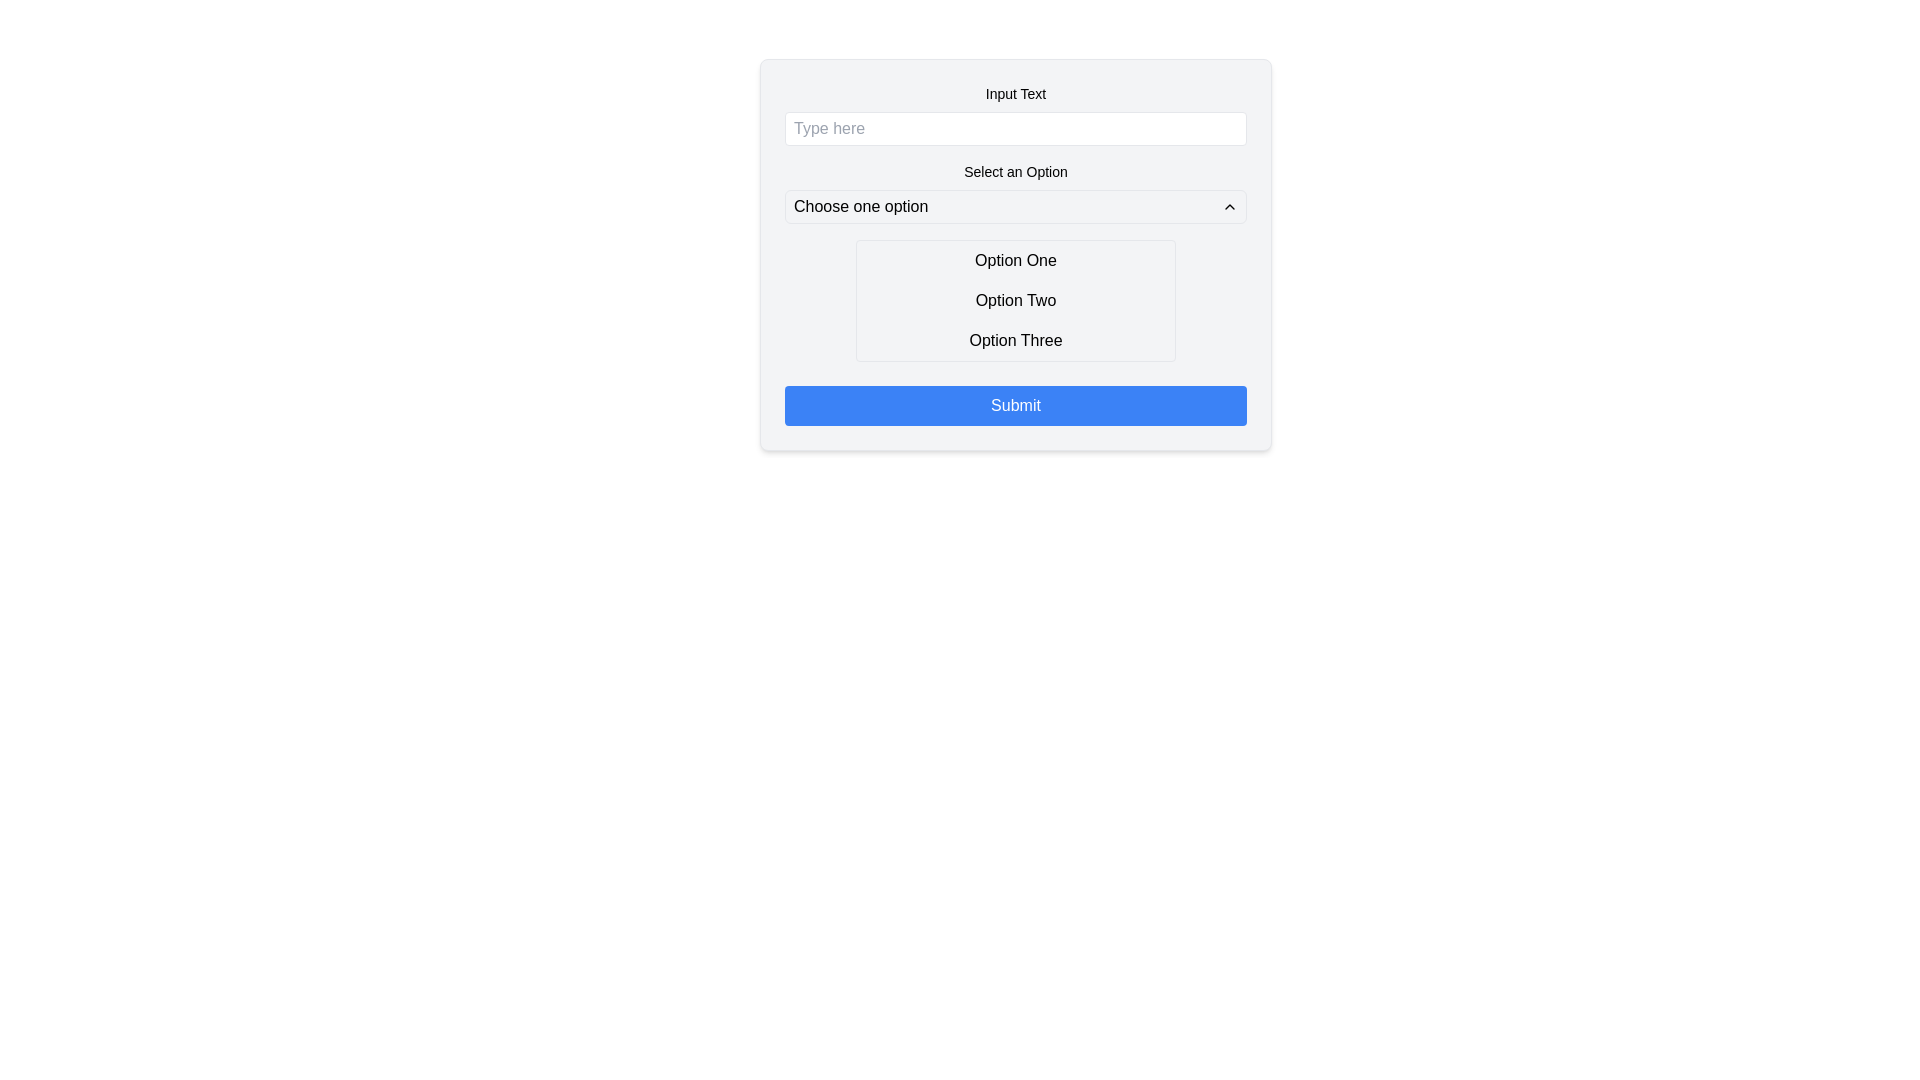  Describe the element at coordinates (861, 207) in the screenshot. I see `the static text label that serves as a placeholder for the dropdown menu, located below the 'Select an Option' label and preceding the dropdown arrow icon` at that location.